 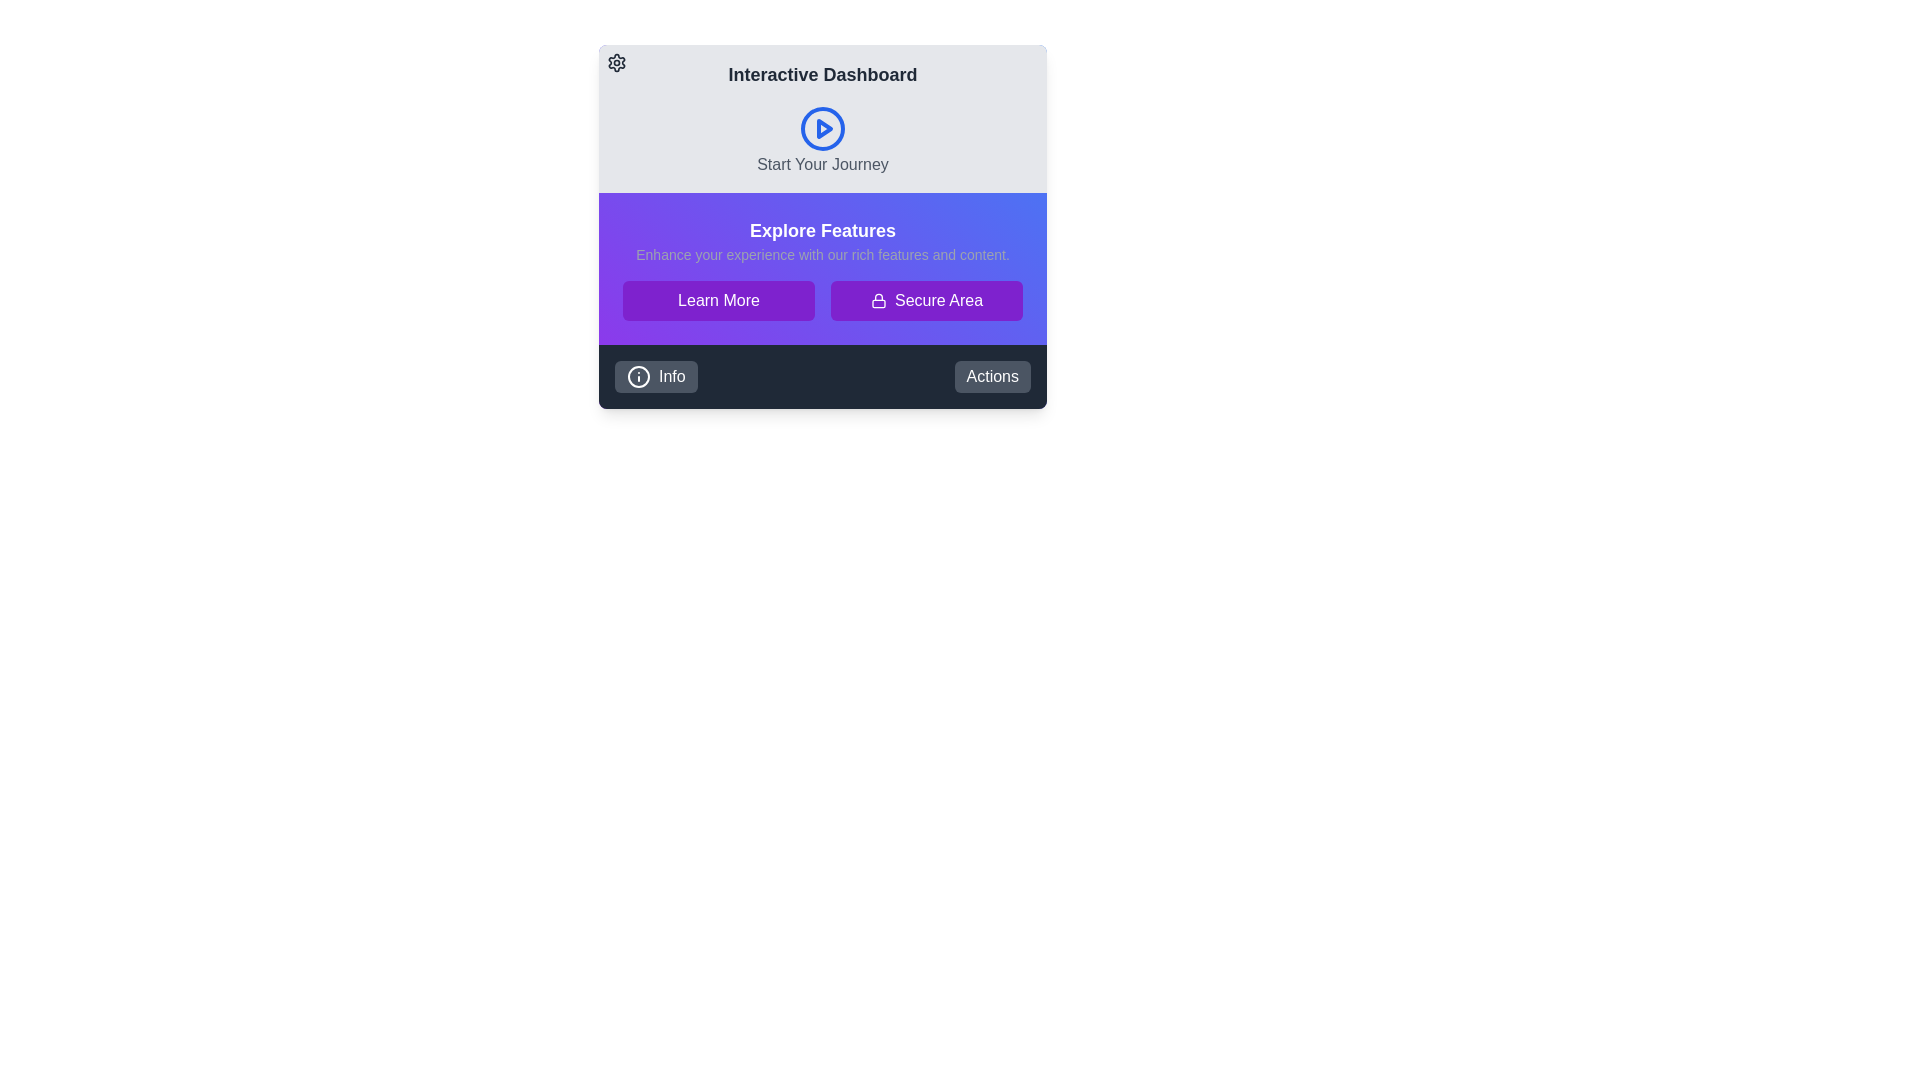 What do you see at coordinates (616, 61) in the screenshot?
I see `the gear icon button located in the top-left corner of the light gray header of the 'Interactive Dashboard' card` at bounding box center [616, 61].